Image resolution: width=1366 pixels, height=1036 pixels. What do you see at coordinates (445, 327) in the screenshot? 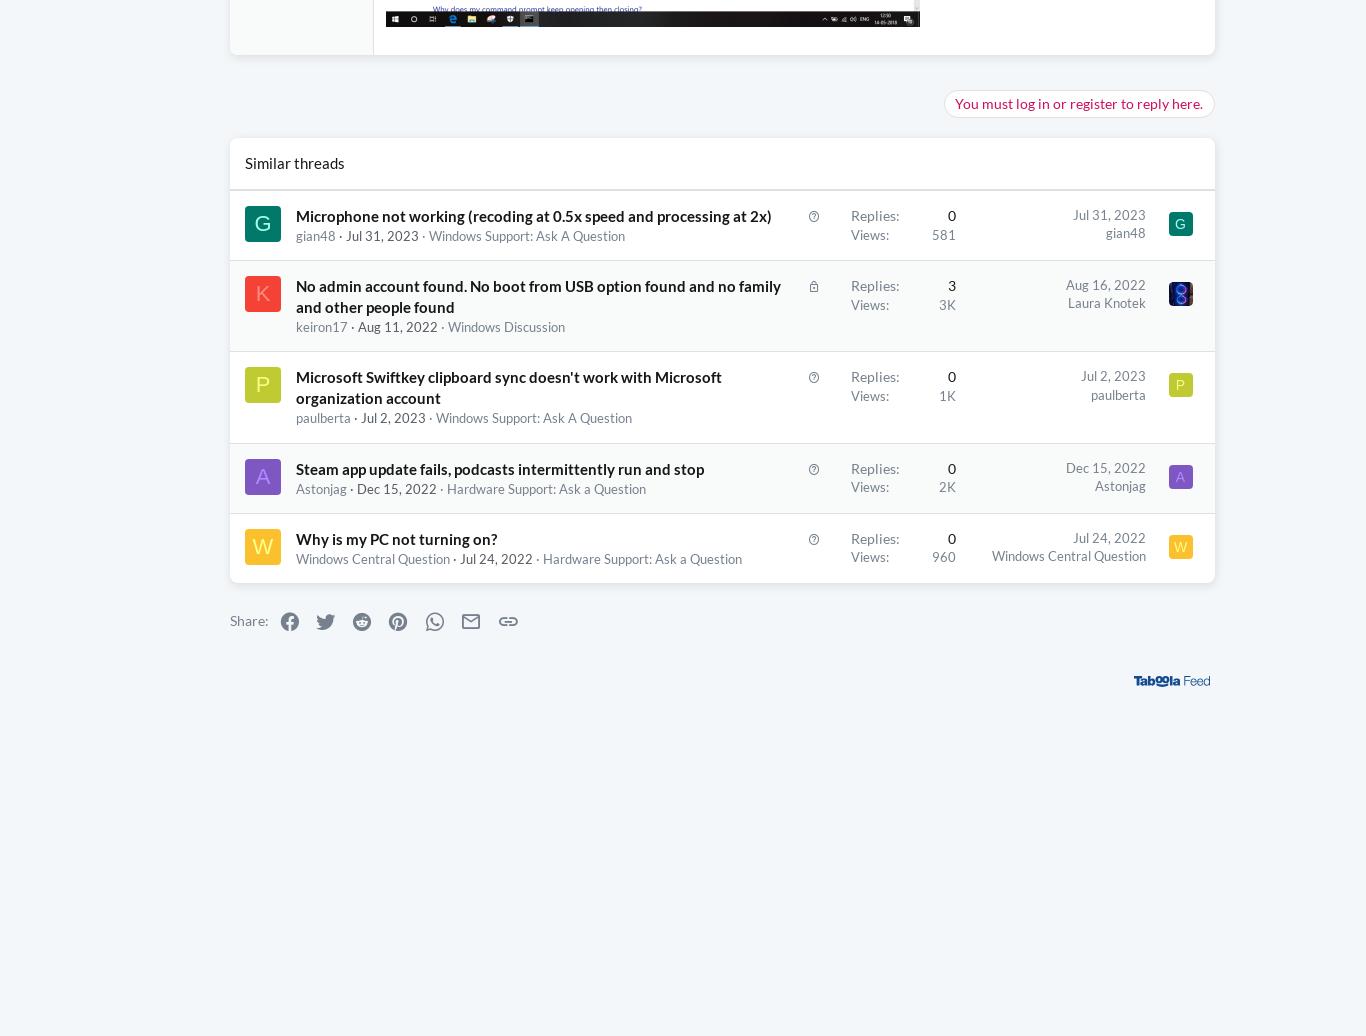
I see `'No admin account found. No boot from USB option found and no family and other people found'` at bounding box center [445, 327].